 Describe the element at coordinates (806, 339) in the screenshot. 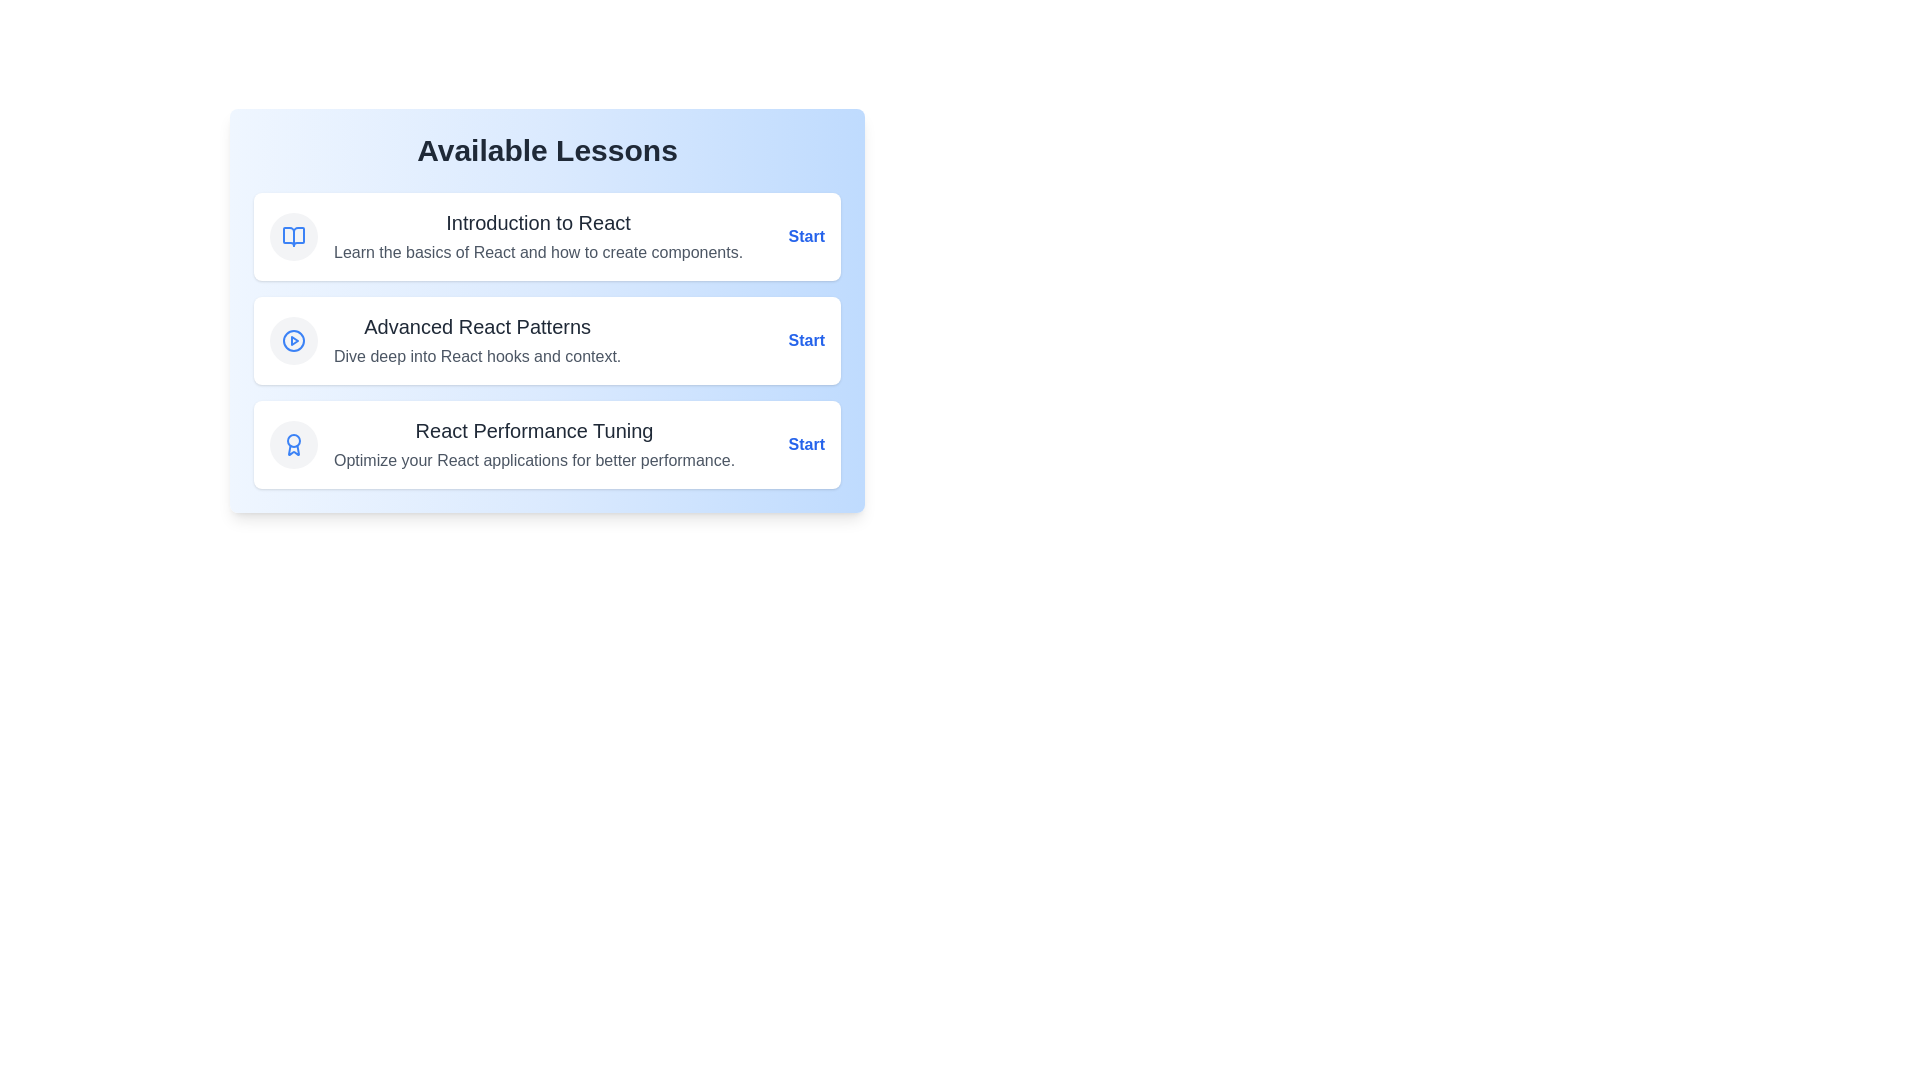

I see `the 'Start' link for the lesson titled Advanced React Patterns` at that location.